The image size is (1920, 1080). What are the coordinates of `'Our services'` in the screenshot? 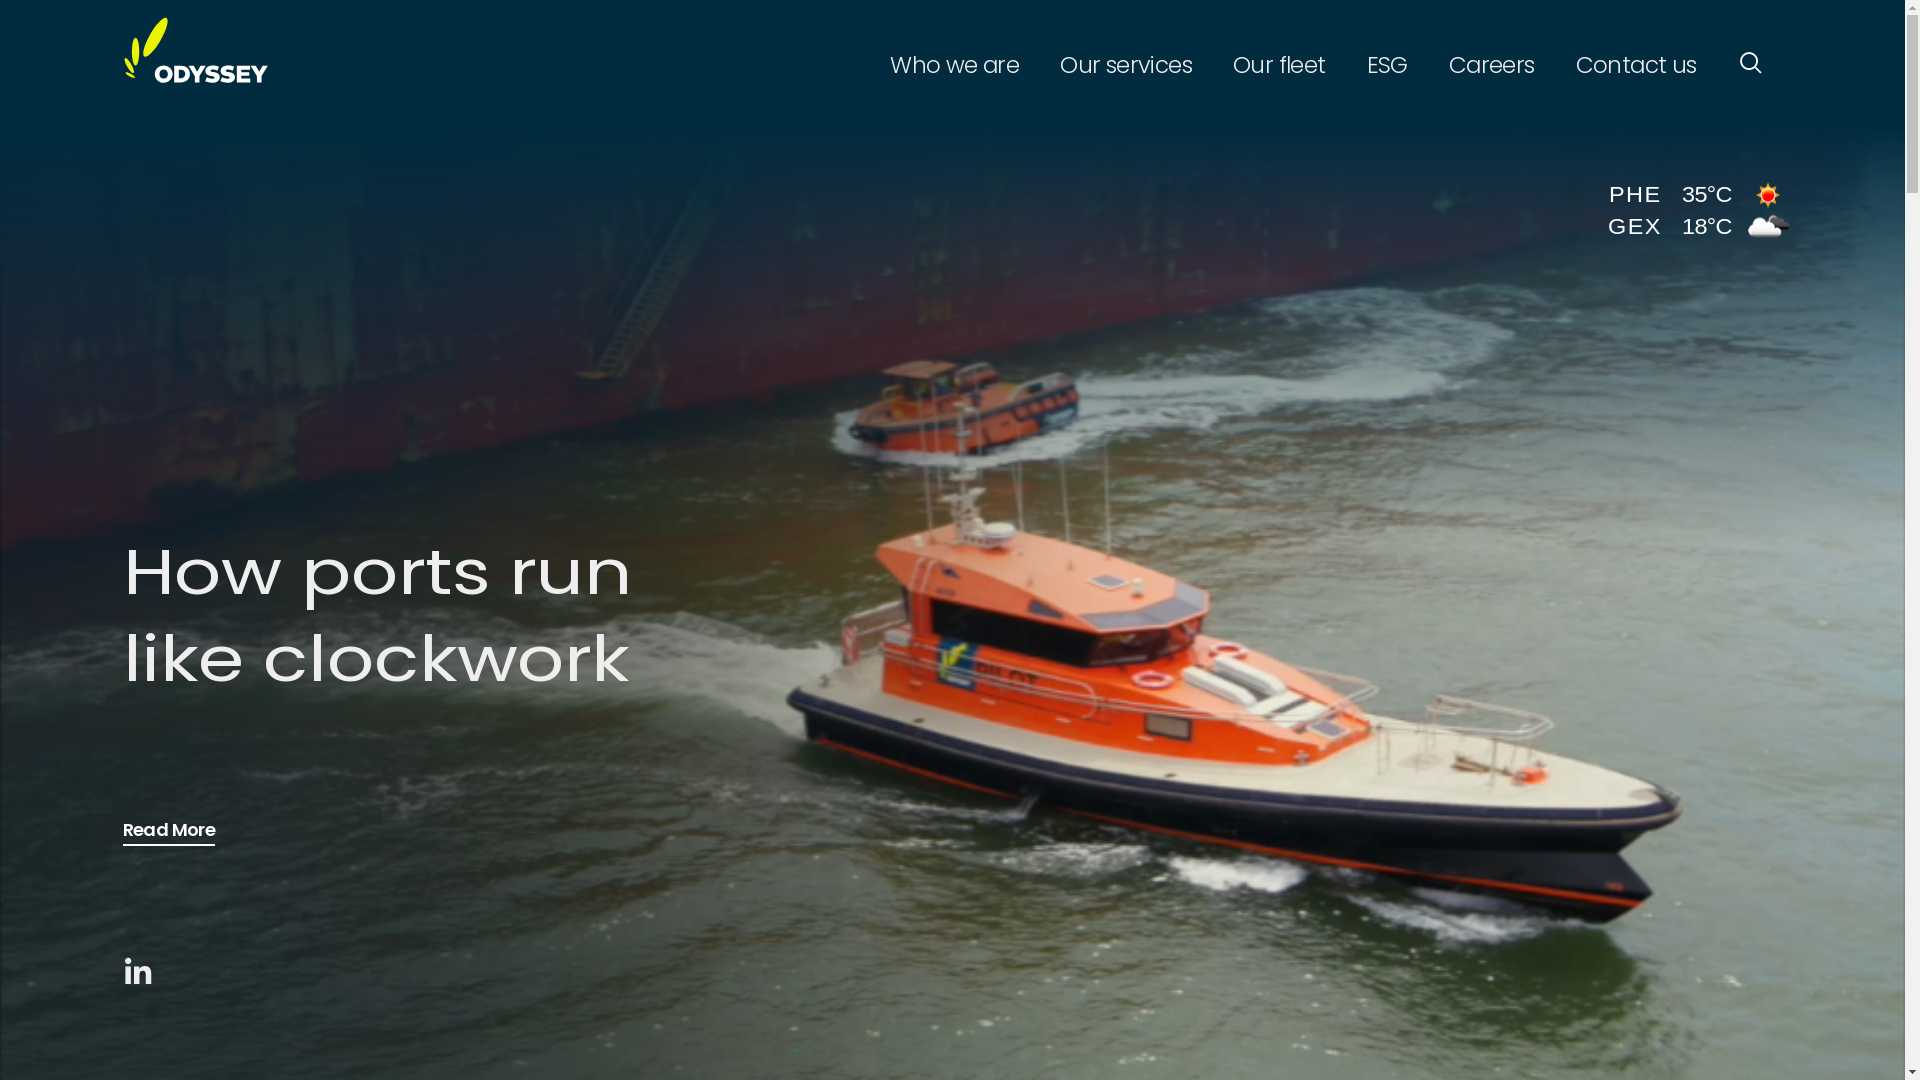 It's located at (1044, 64).